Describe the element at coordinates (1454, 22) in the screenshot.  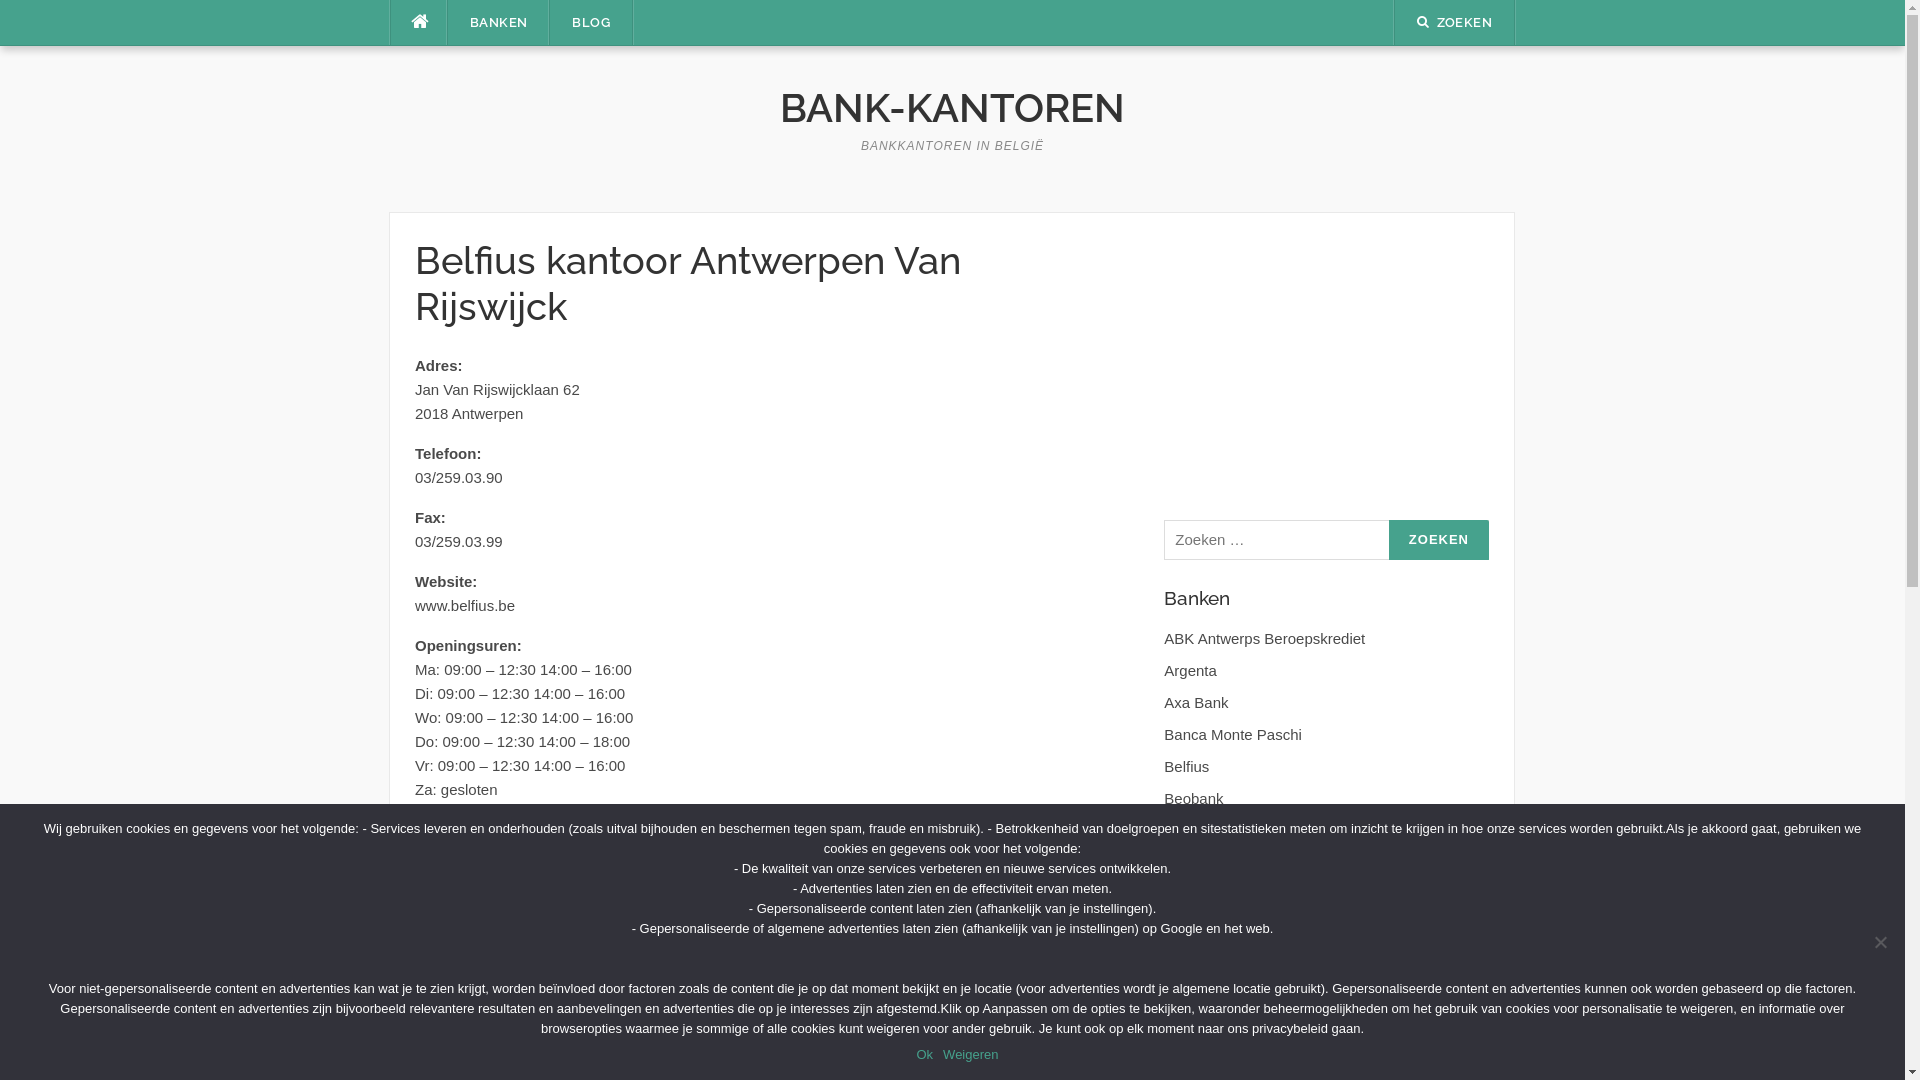
I see `'ZOEKEN'` at that location.